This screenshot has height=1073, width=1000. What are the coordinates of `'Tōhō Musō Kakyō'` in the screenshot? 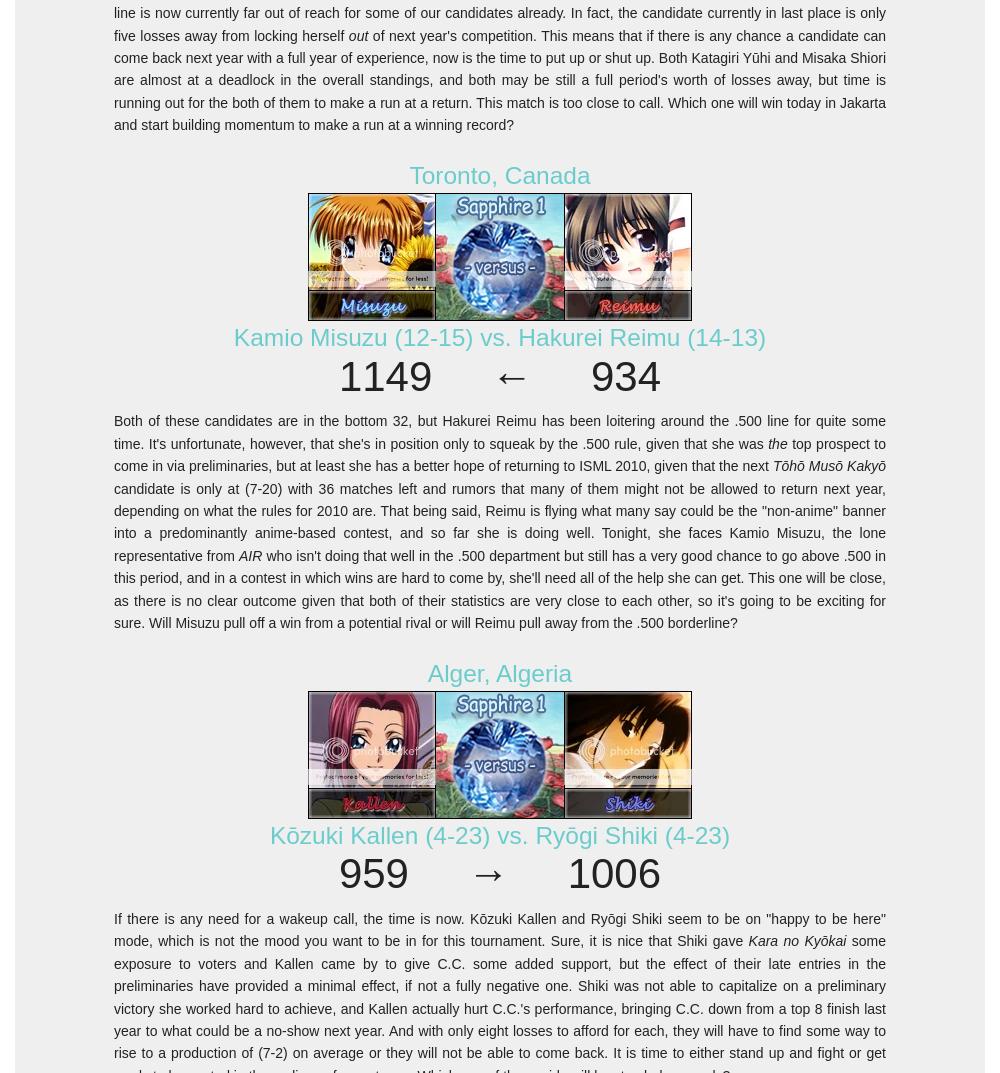 It's located at (827, 466).